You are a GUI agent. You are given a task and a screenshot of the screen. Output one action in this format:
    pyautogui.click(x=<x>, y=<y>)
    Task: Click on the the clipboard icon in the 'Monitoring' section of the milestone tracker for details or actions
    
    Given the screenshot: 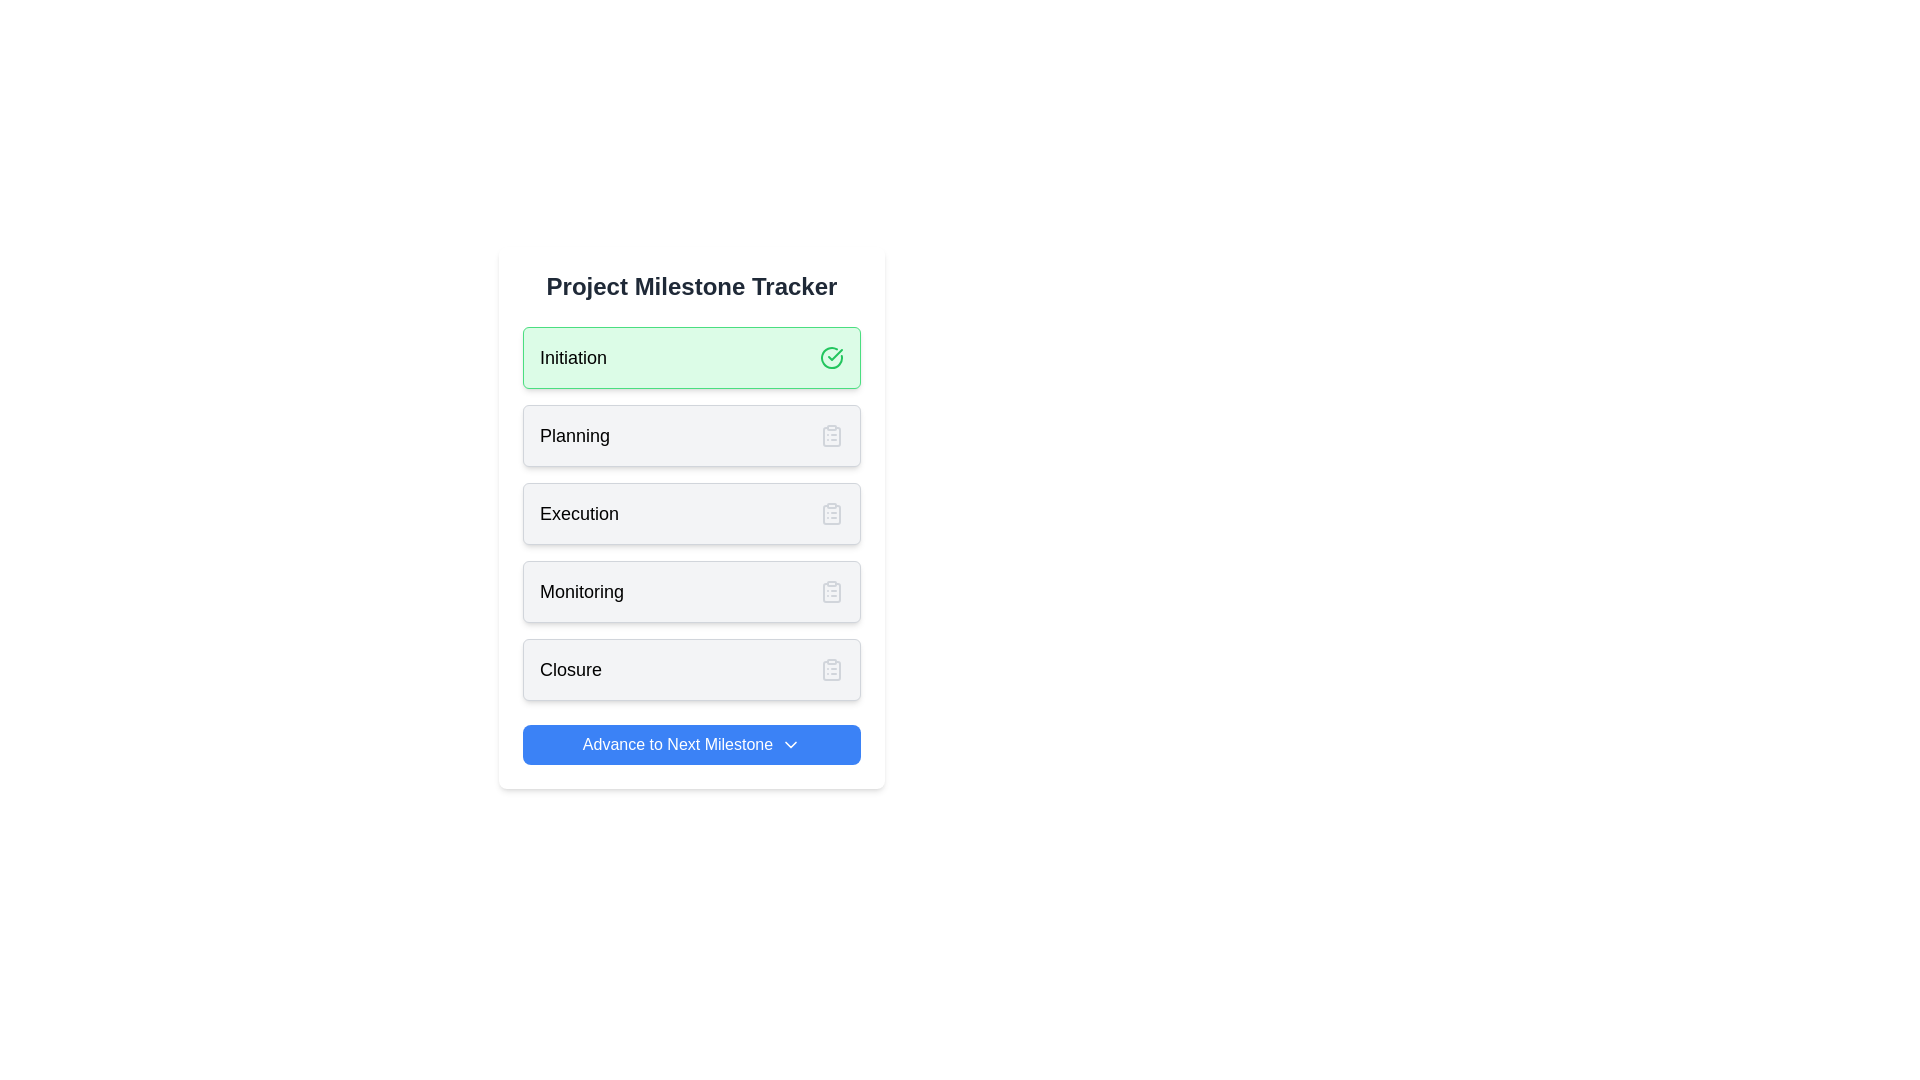 What is the action you would take?
    pyautogui.click(x=831, y=590)
    